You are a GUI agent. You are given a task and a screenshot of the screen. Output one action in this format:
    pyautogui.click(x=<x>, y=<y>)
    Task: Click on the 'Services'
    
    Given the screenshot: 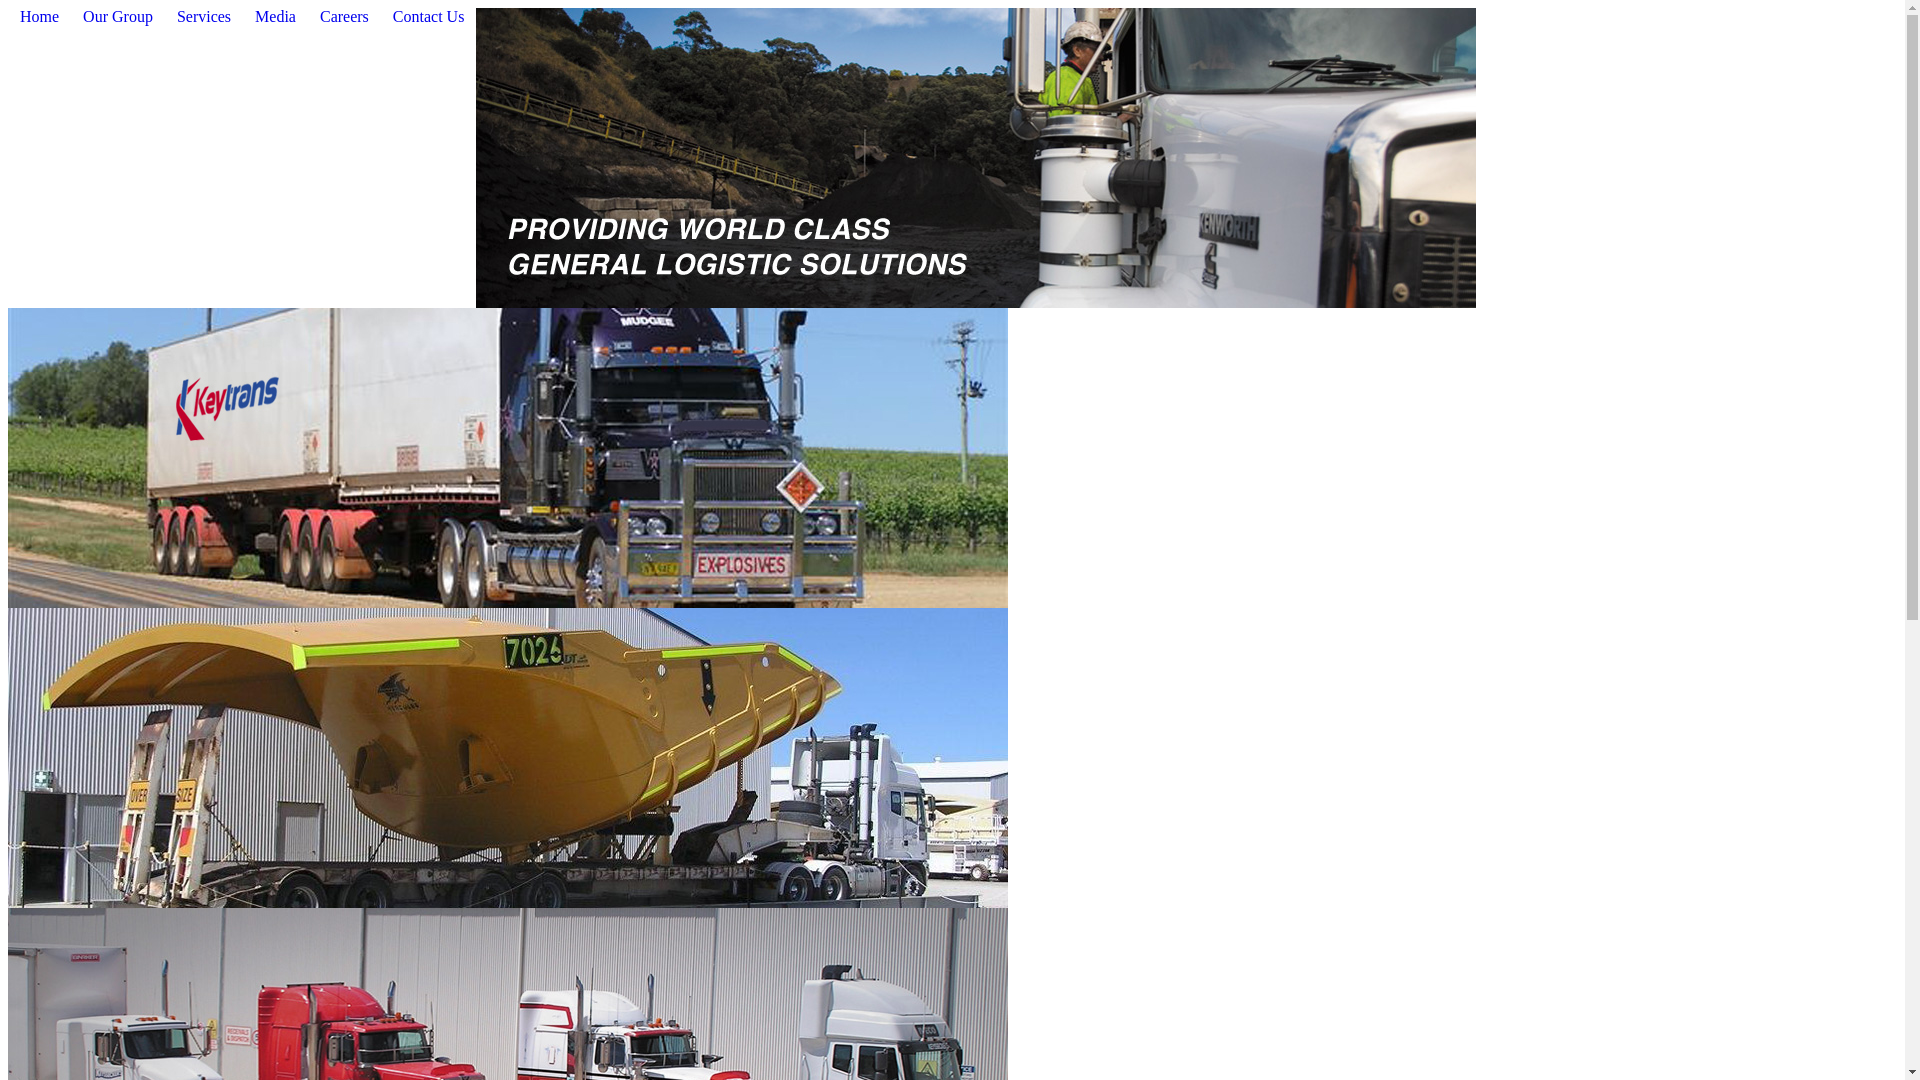 What is the action you would take?
    pyautogui.click(x=203, y=17)
    